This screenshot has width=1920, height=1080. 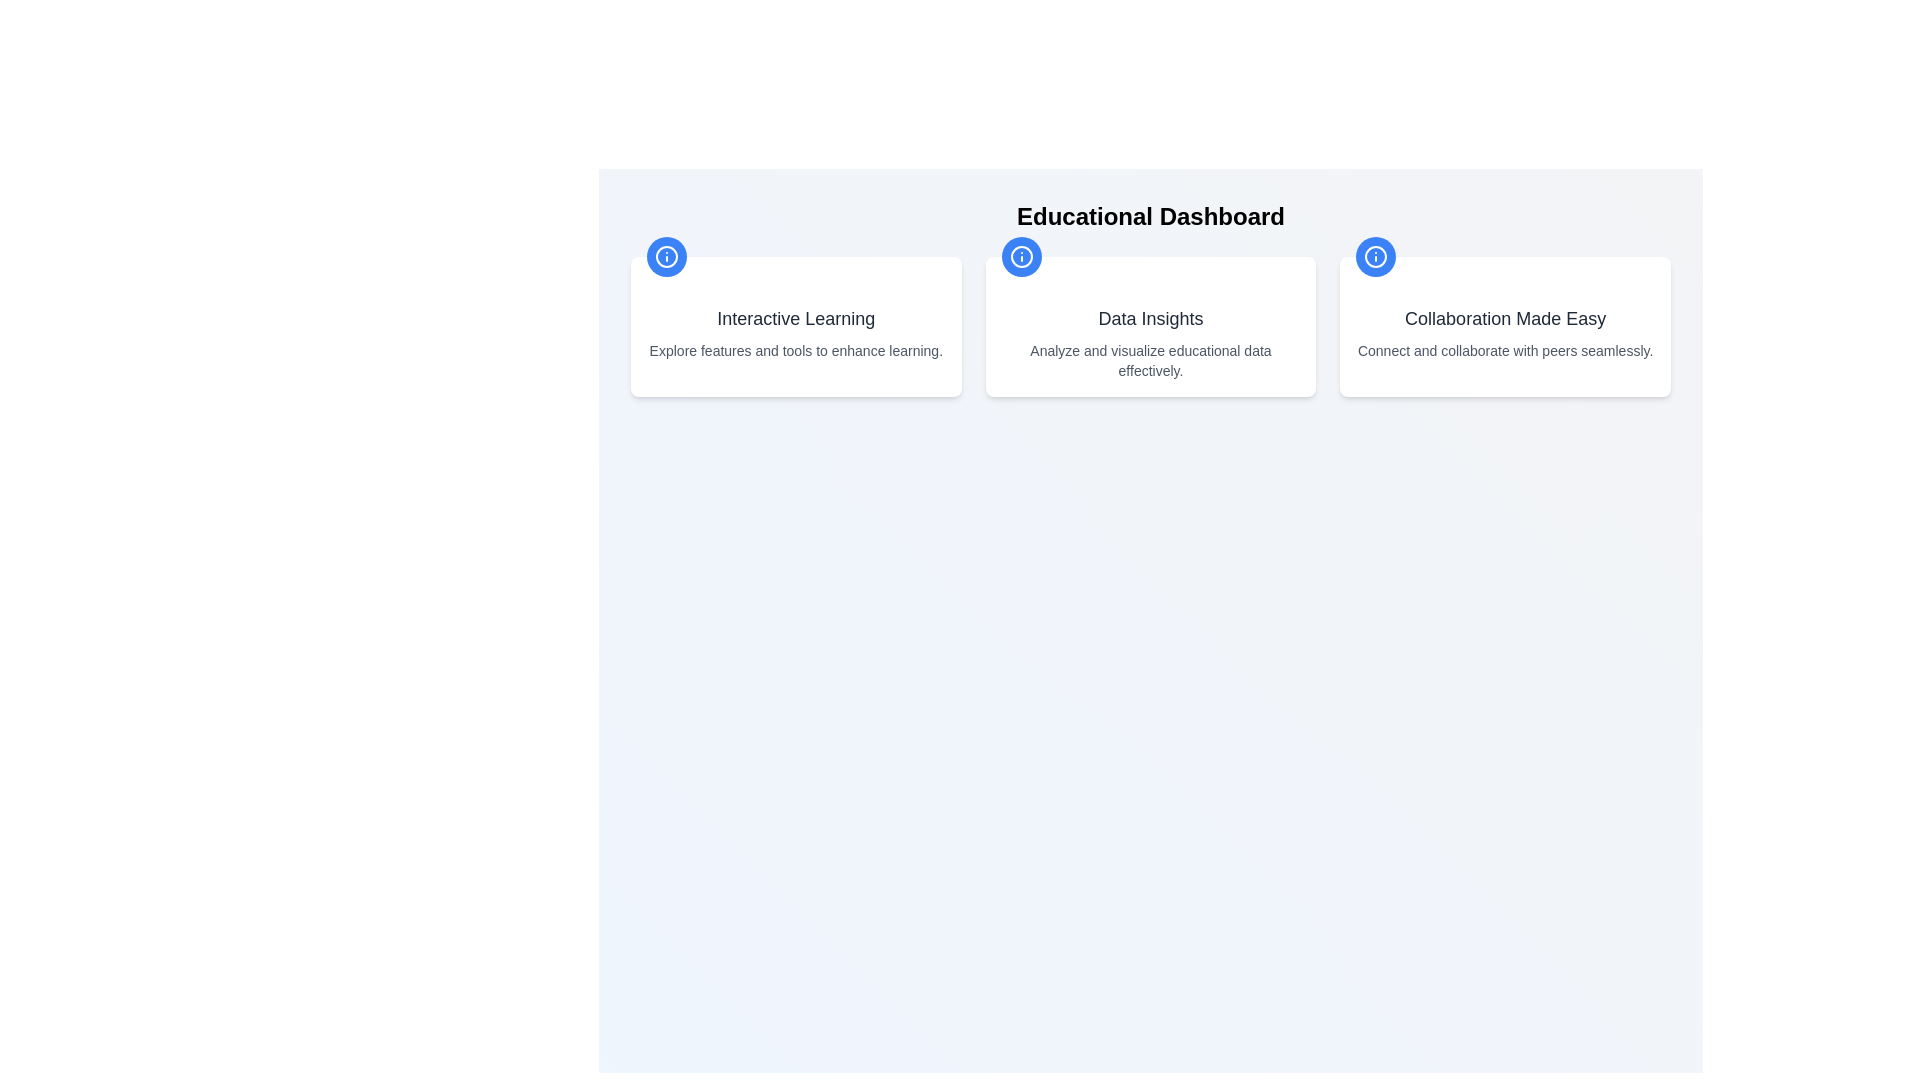 I want to click on the Icon Button positioned above the 'Data Insights' card in the second column, so click(x=1021, y=256).